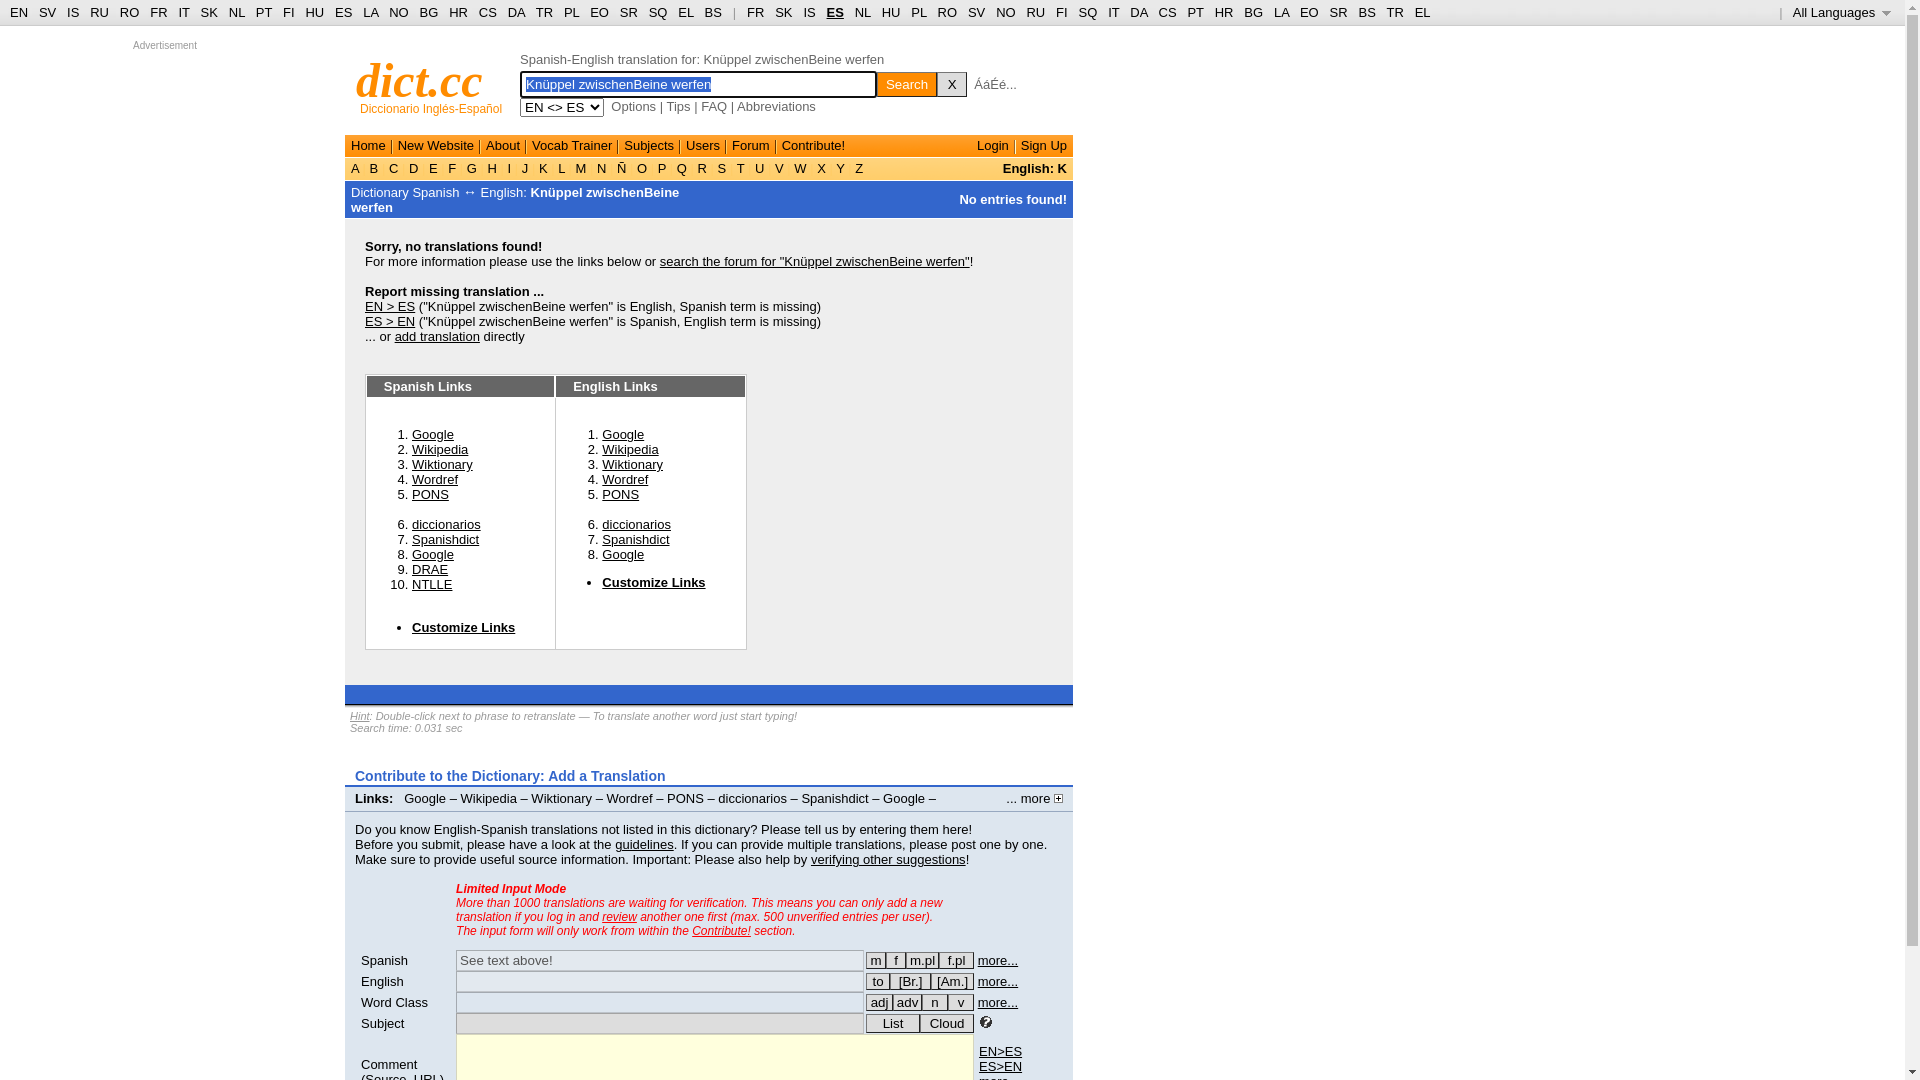 The height and width of the screenshot is (1080, 1920). I want to click on 'review', so click(618, 917).